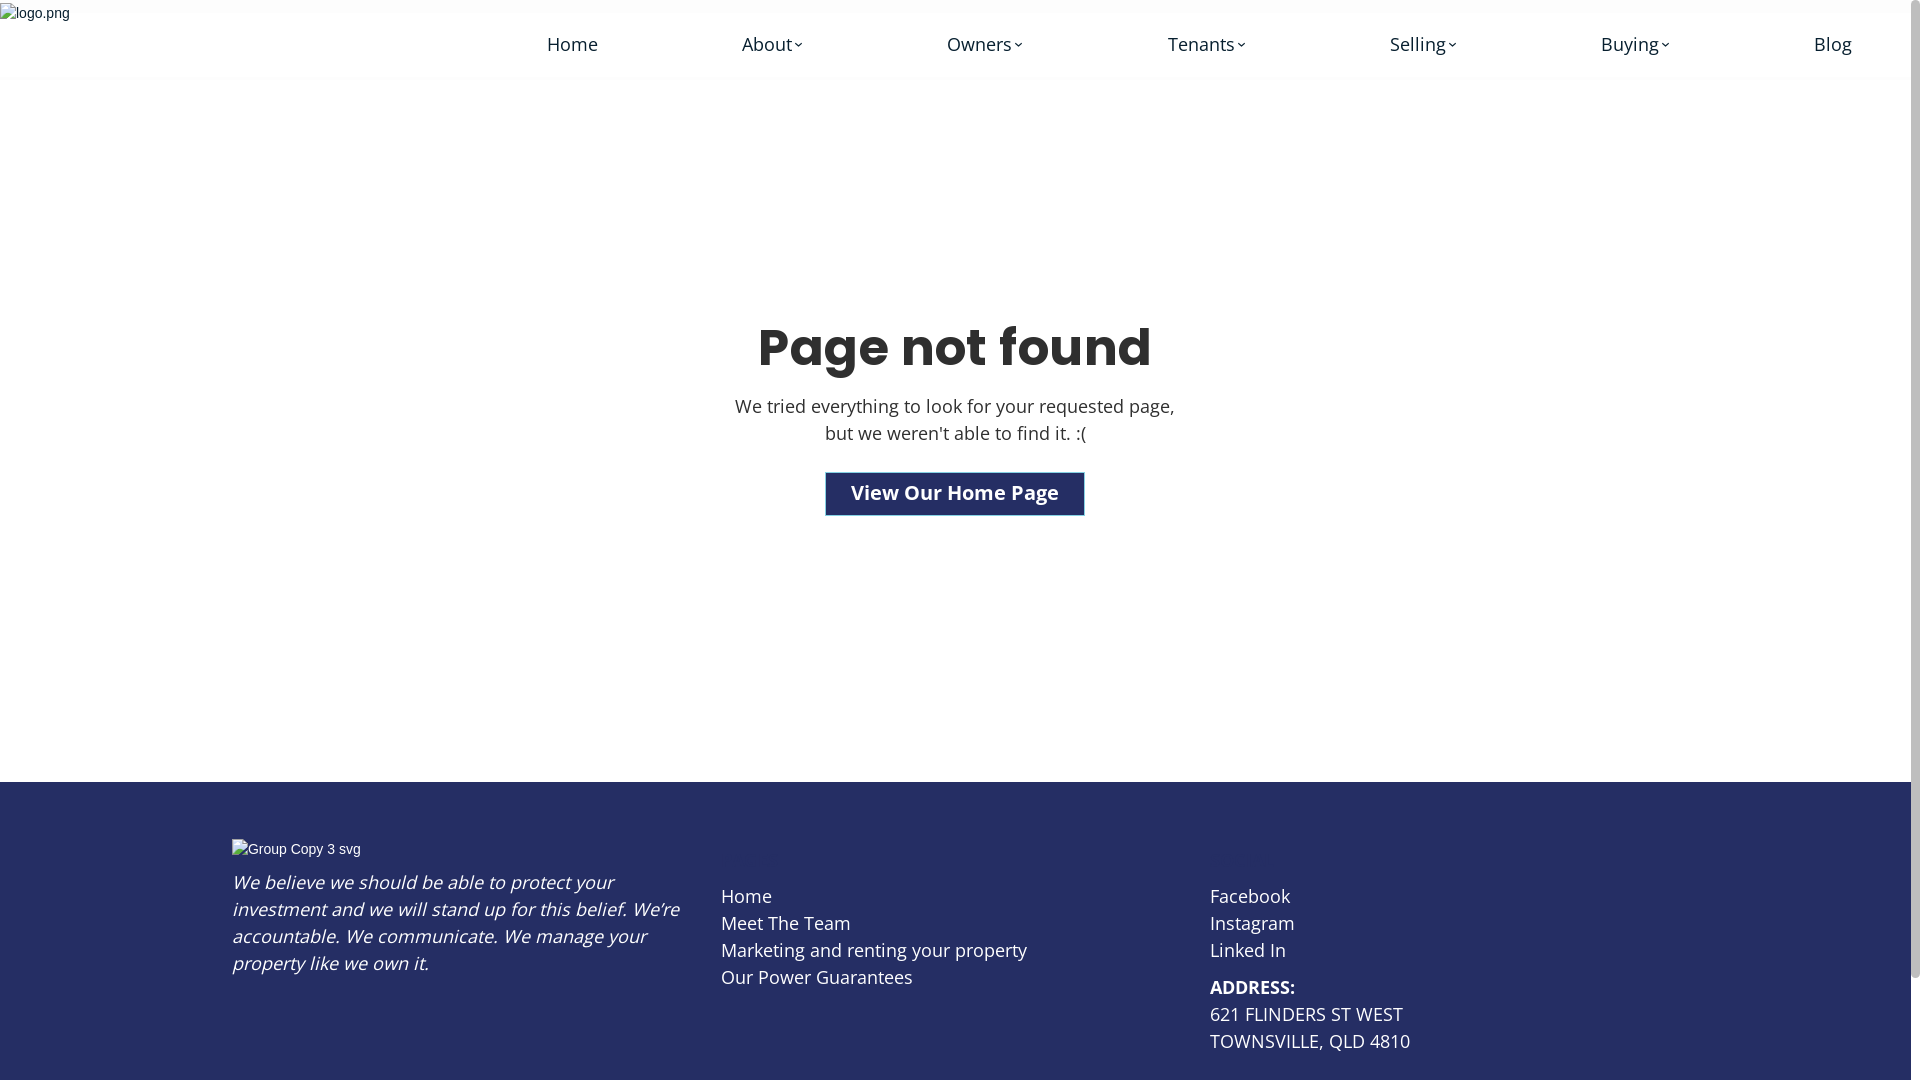  I want to click on 'Linked In', so click(1208, 949).